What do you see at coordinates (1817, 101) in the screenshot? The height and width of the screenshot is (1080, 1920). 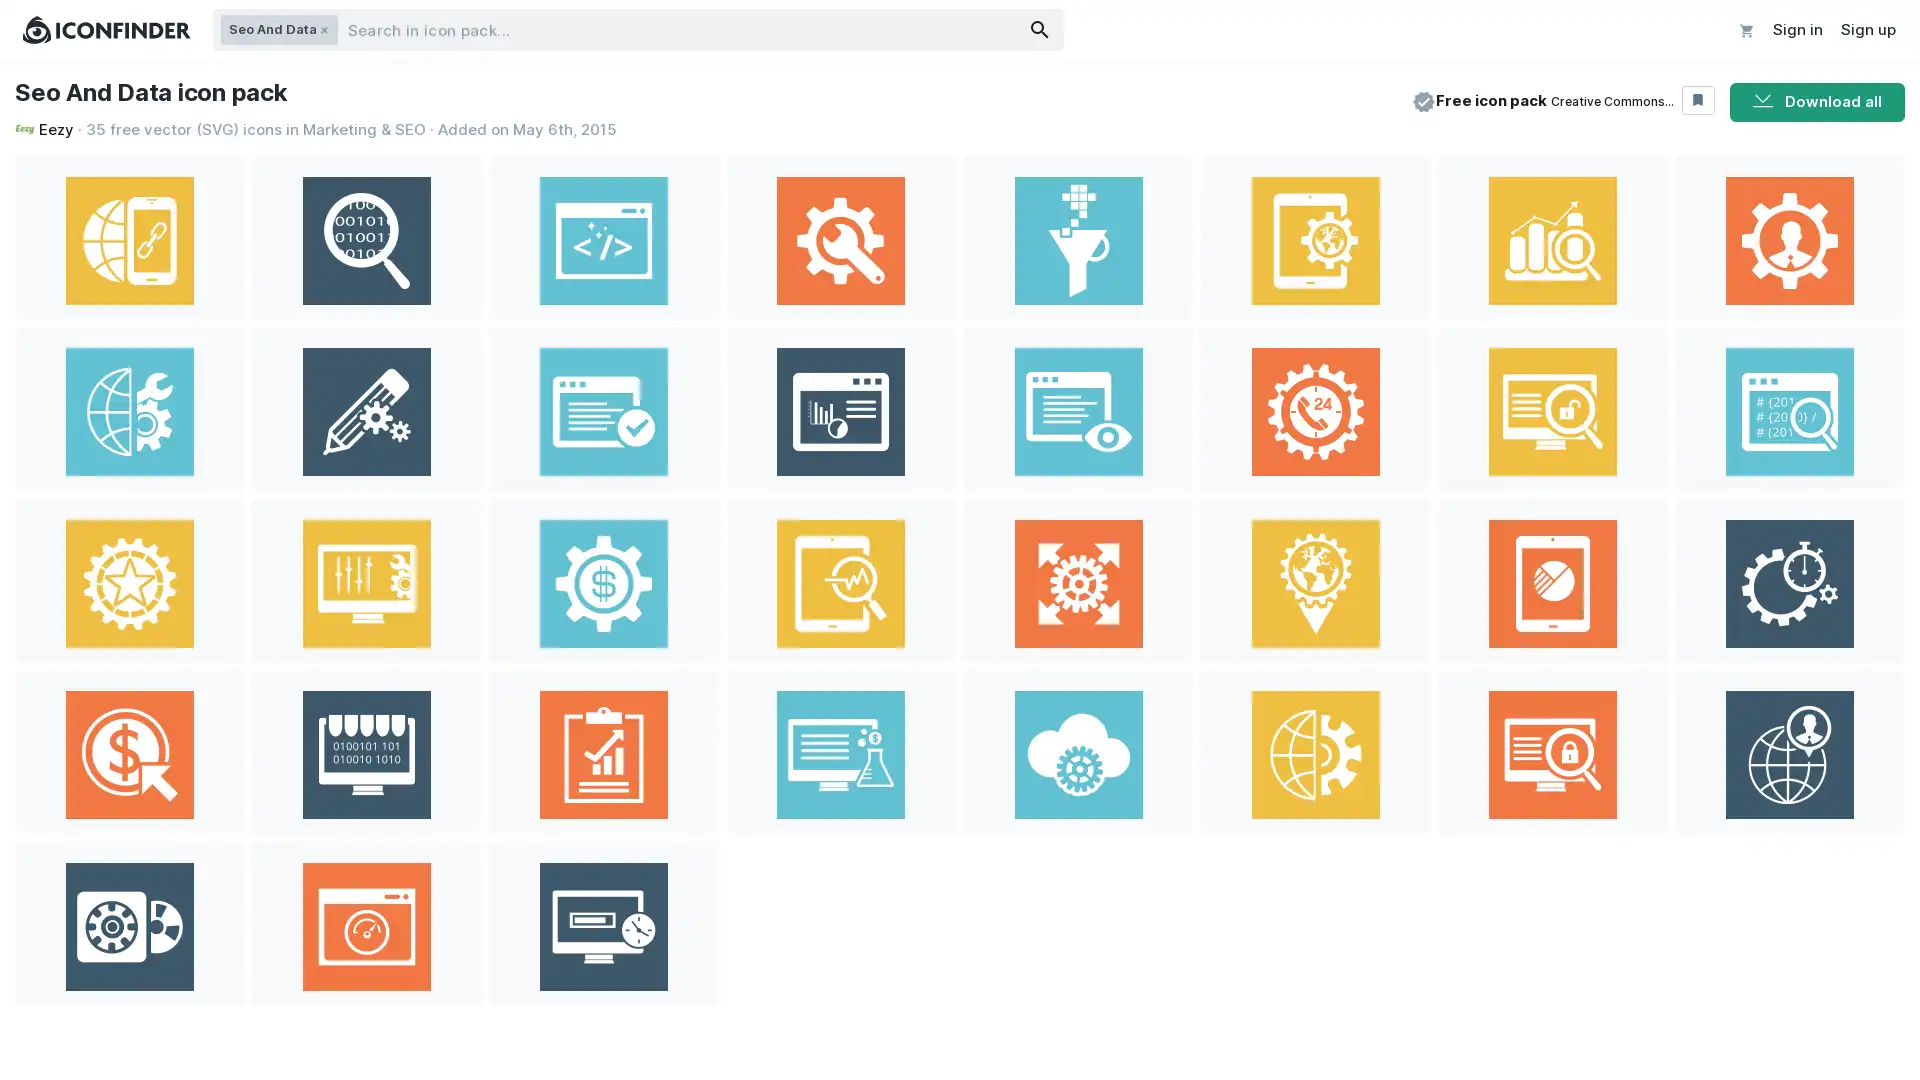 I see `Download all` at bounding box center [1817, 101].